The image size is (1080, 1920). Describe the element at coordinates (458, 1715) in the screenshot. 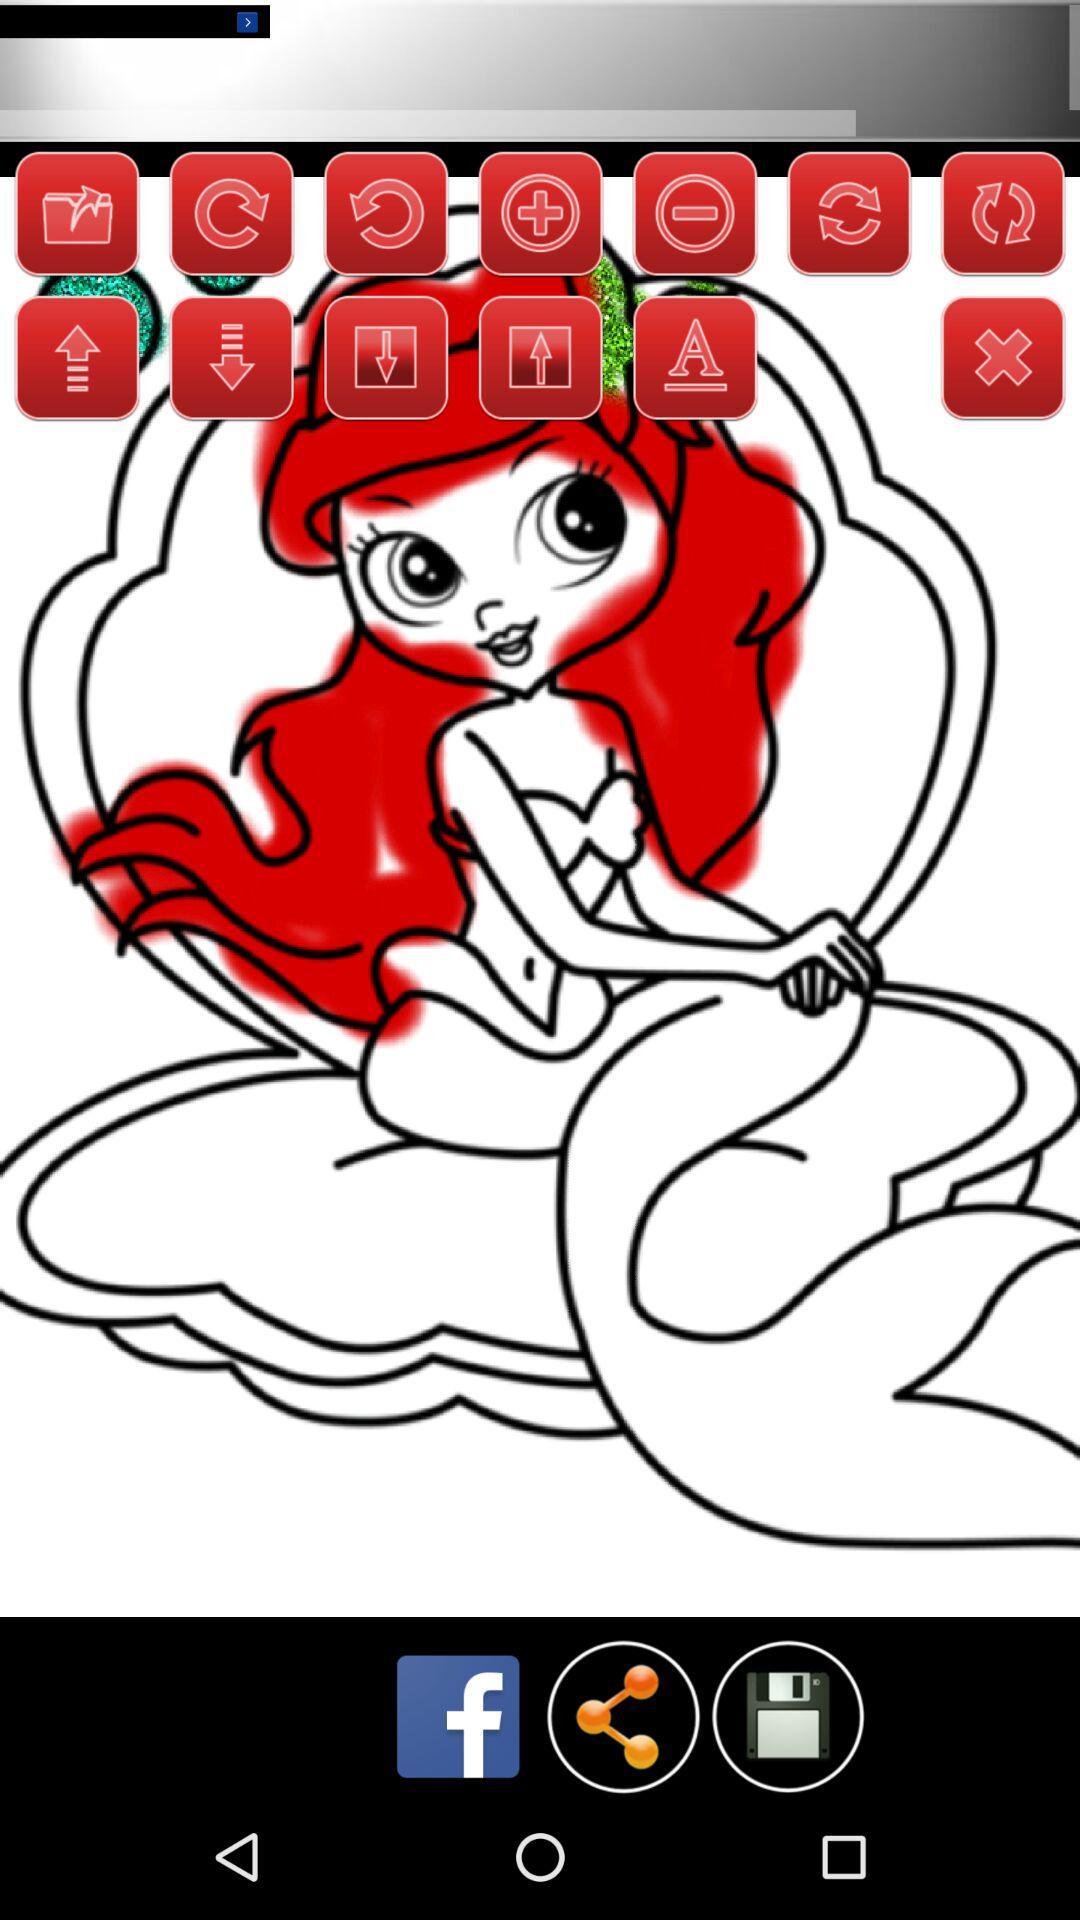

I see `share on facebook` at that location.